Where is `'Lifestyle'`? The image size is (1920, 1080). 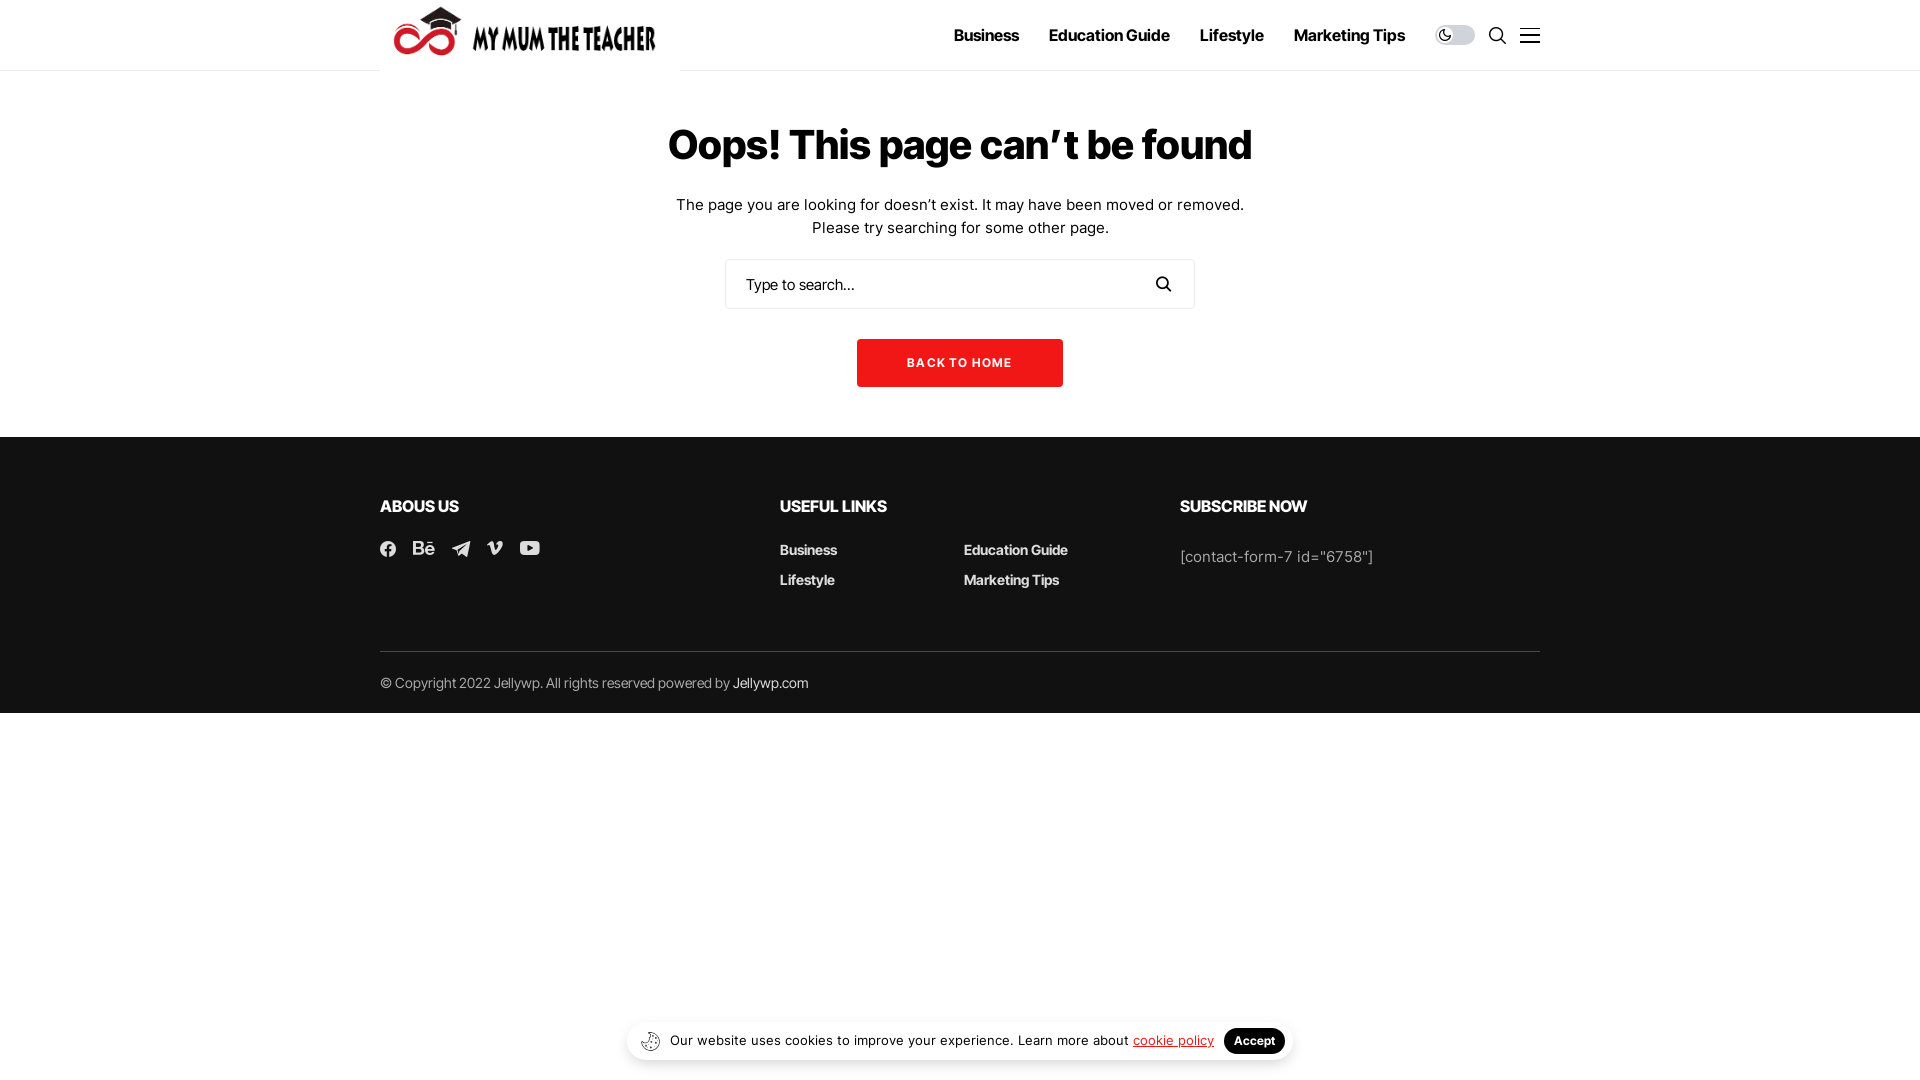 'Lifestyle' is located at coordinates (807, 579).